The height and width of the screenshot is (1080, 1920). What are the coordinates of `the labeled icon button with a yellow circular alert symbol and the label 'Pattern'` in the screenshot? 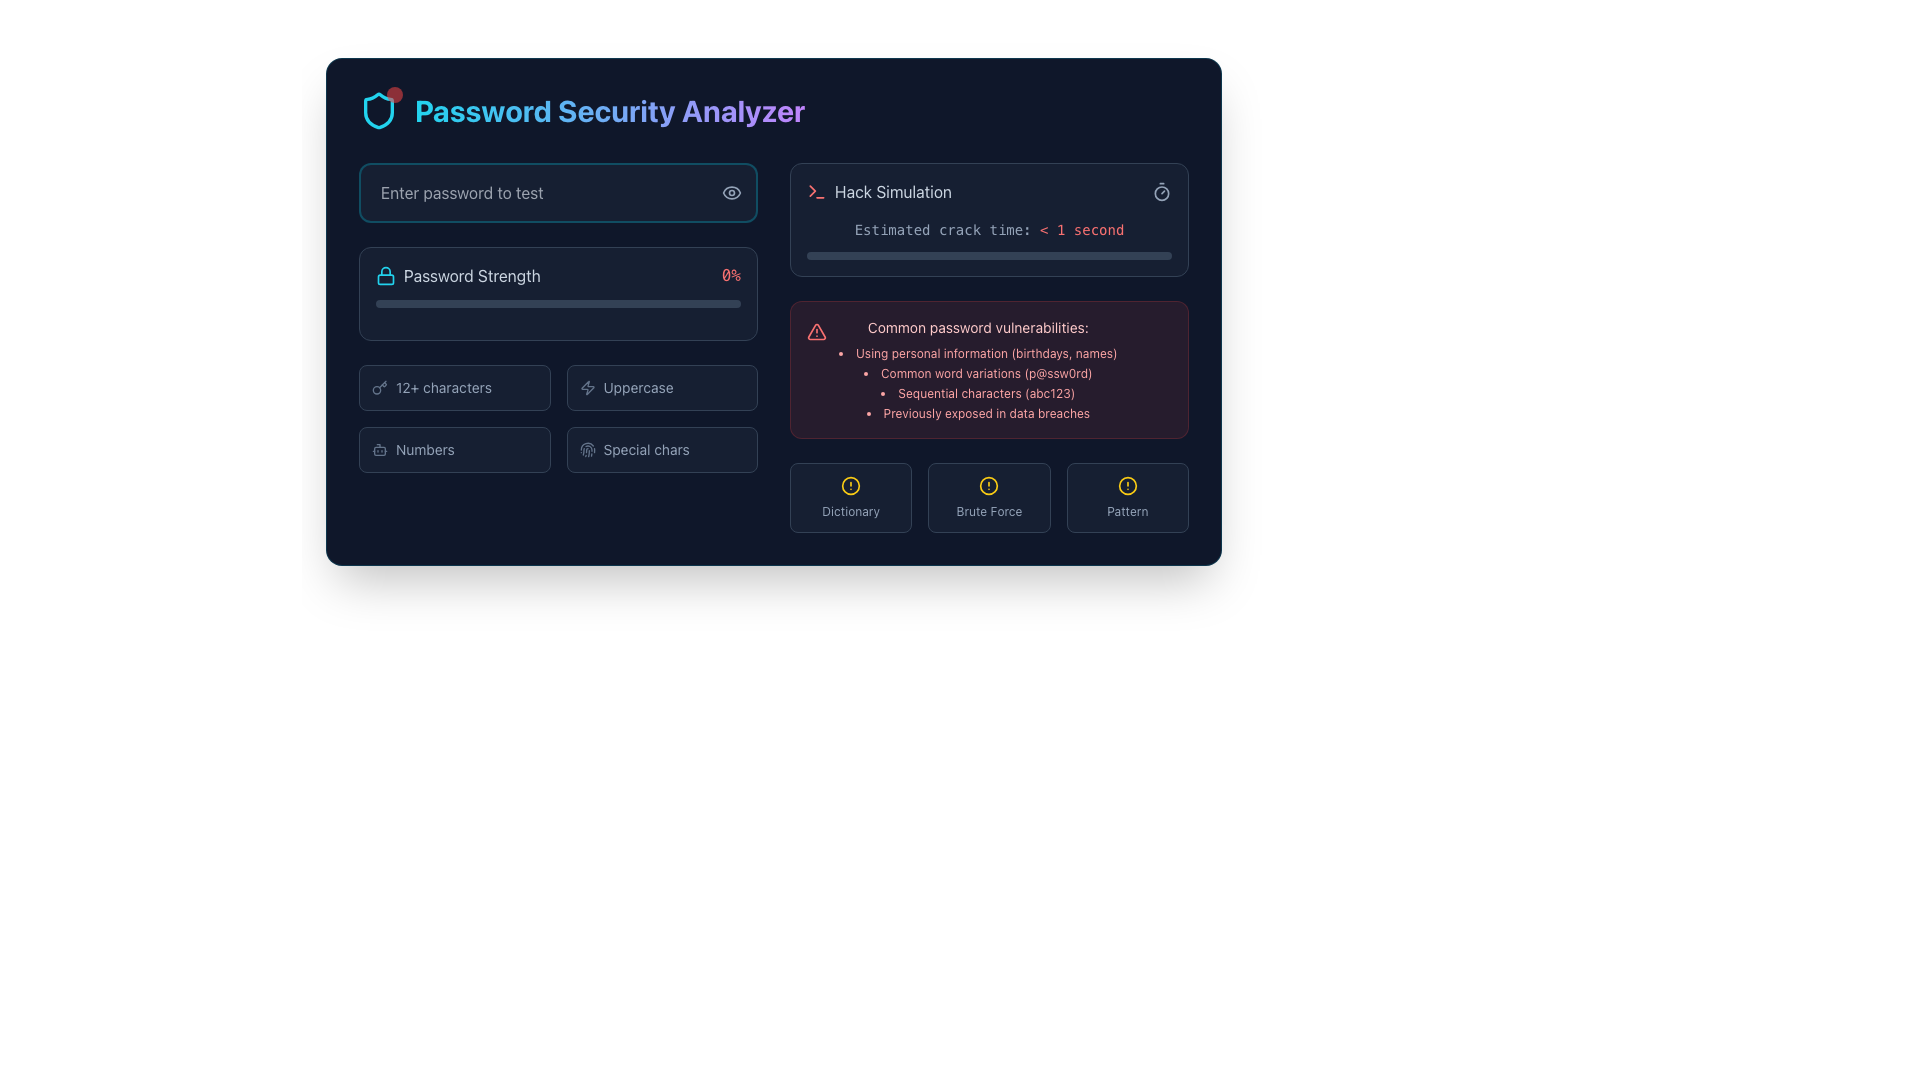 It's located at (1127, 496).